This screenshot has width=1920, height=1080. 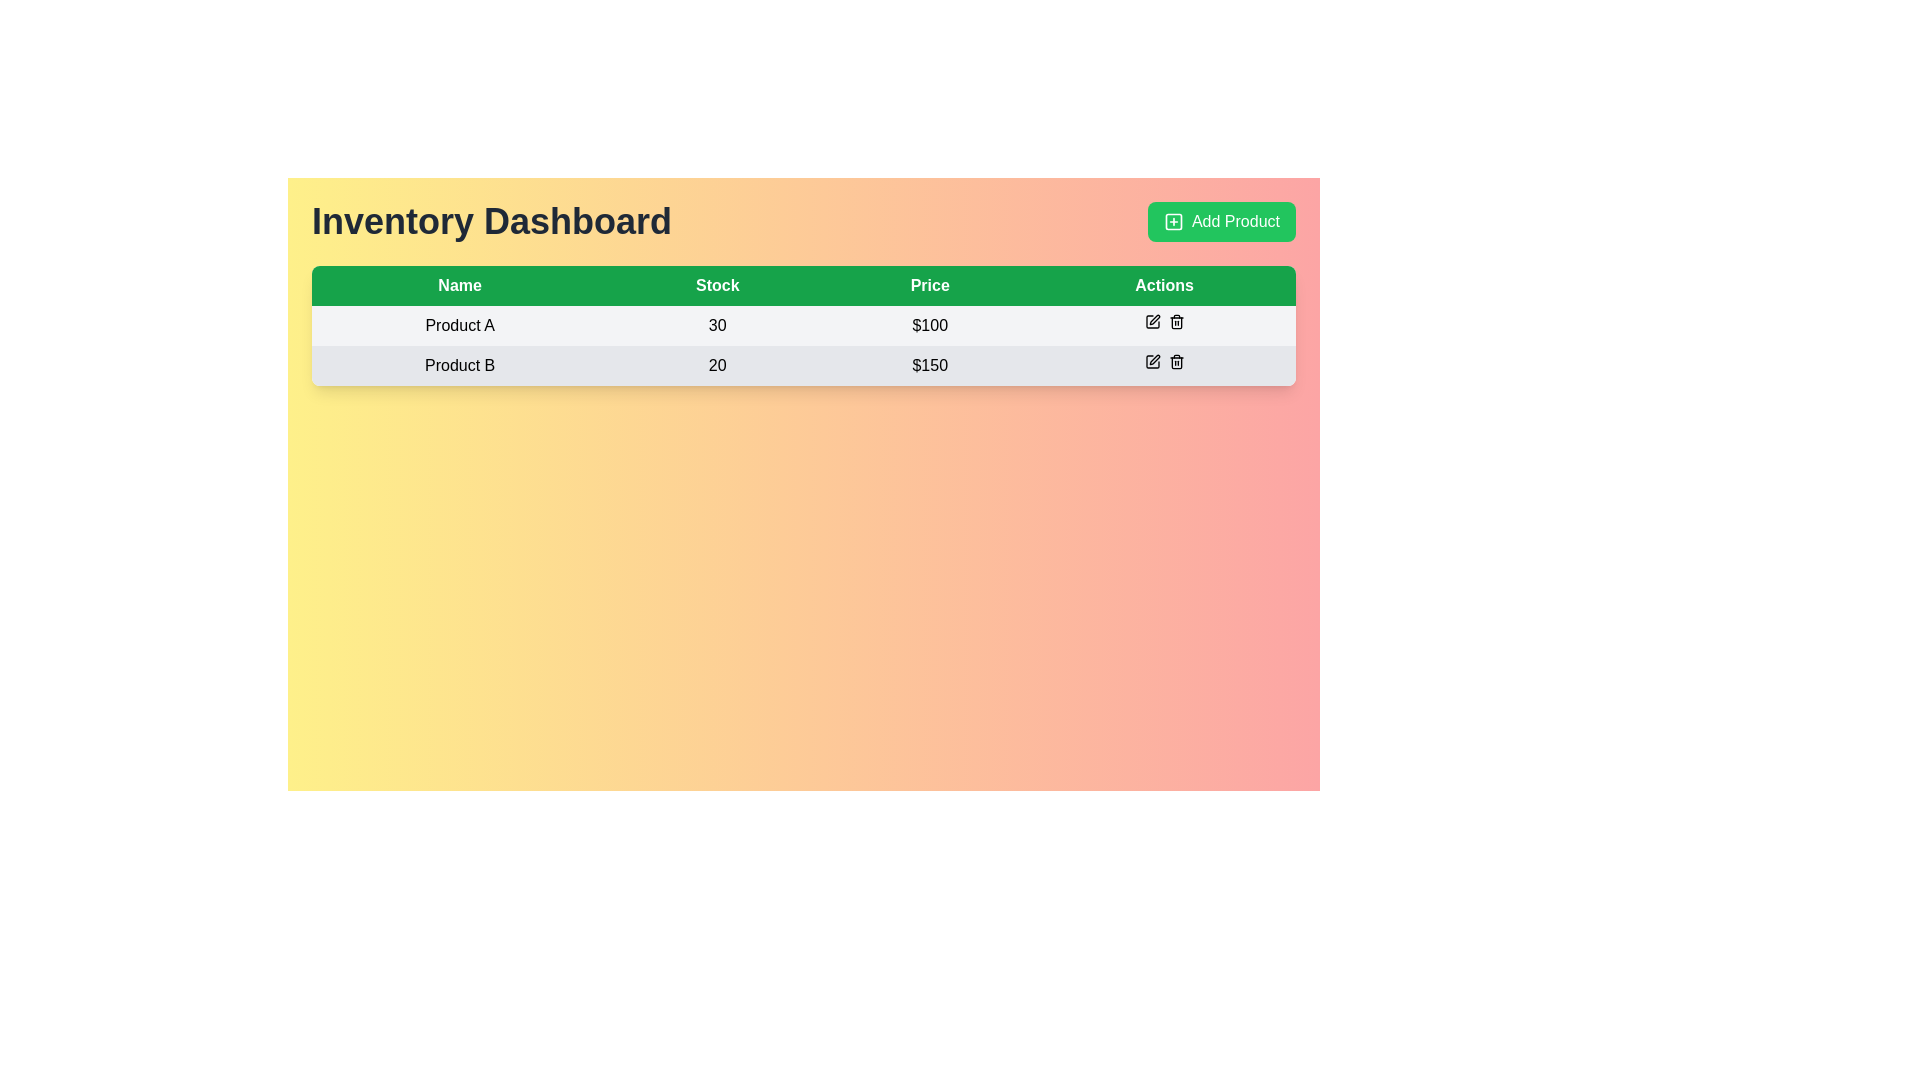 I want to click on the trash can icon in the Actions column of the second row, so click(x=1176, y=362).